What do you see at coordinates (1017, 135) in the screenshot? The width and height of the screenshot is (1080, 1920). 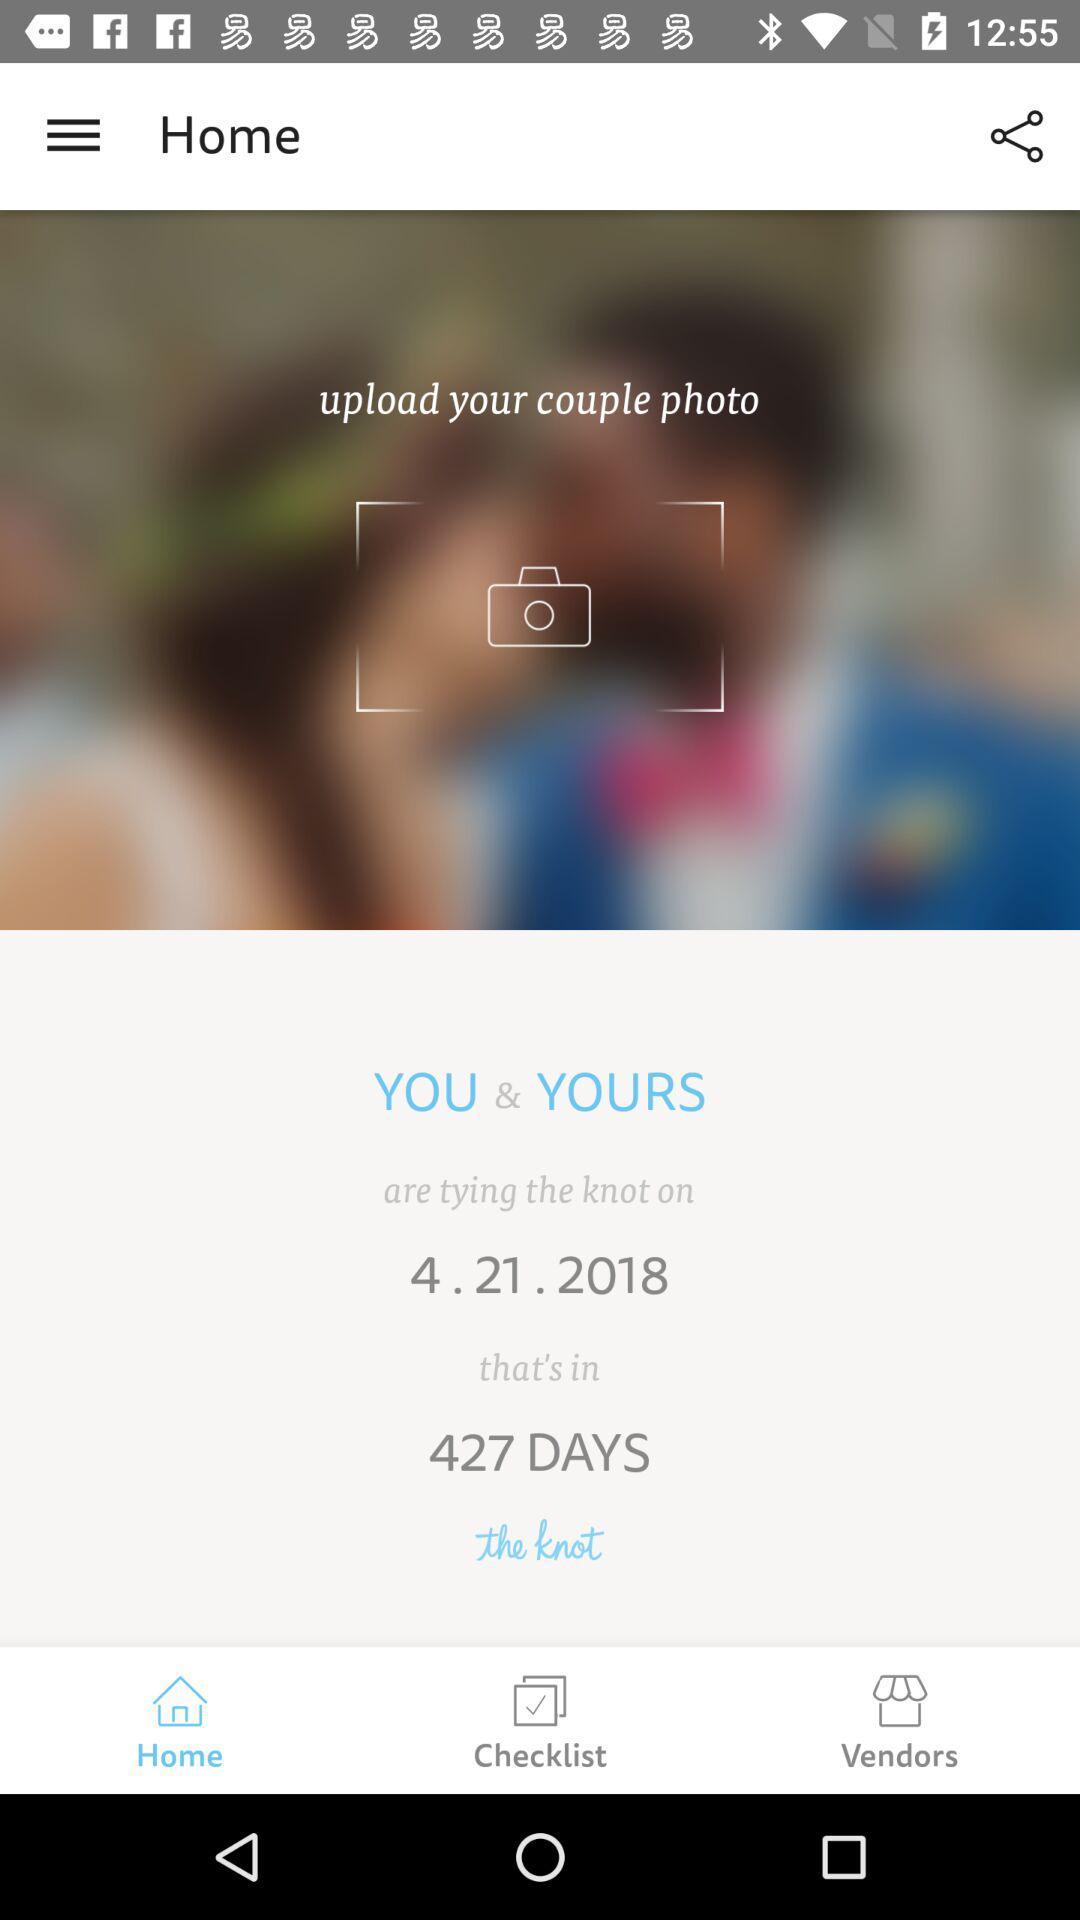 I see `the item next to home icon` at bounding box center [1017, 135].